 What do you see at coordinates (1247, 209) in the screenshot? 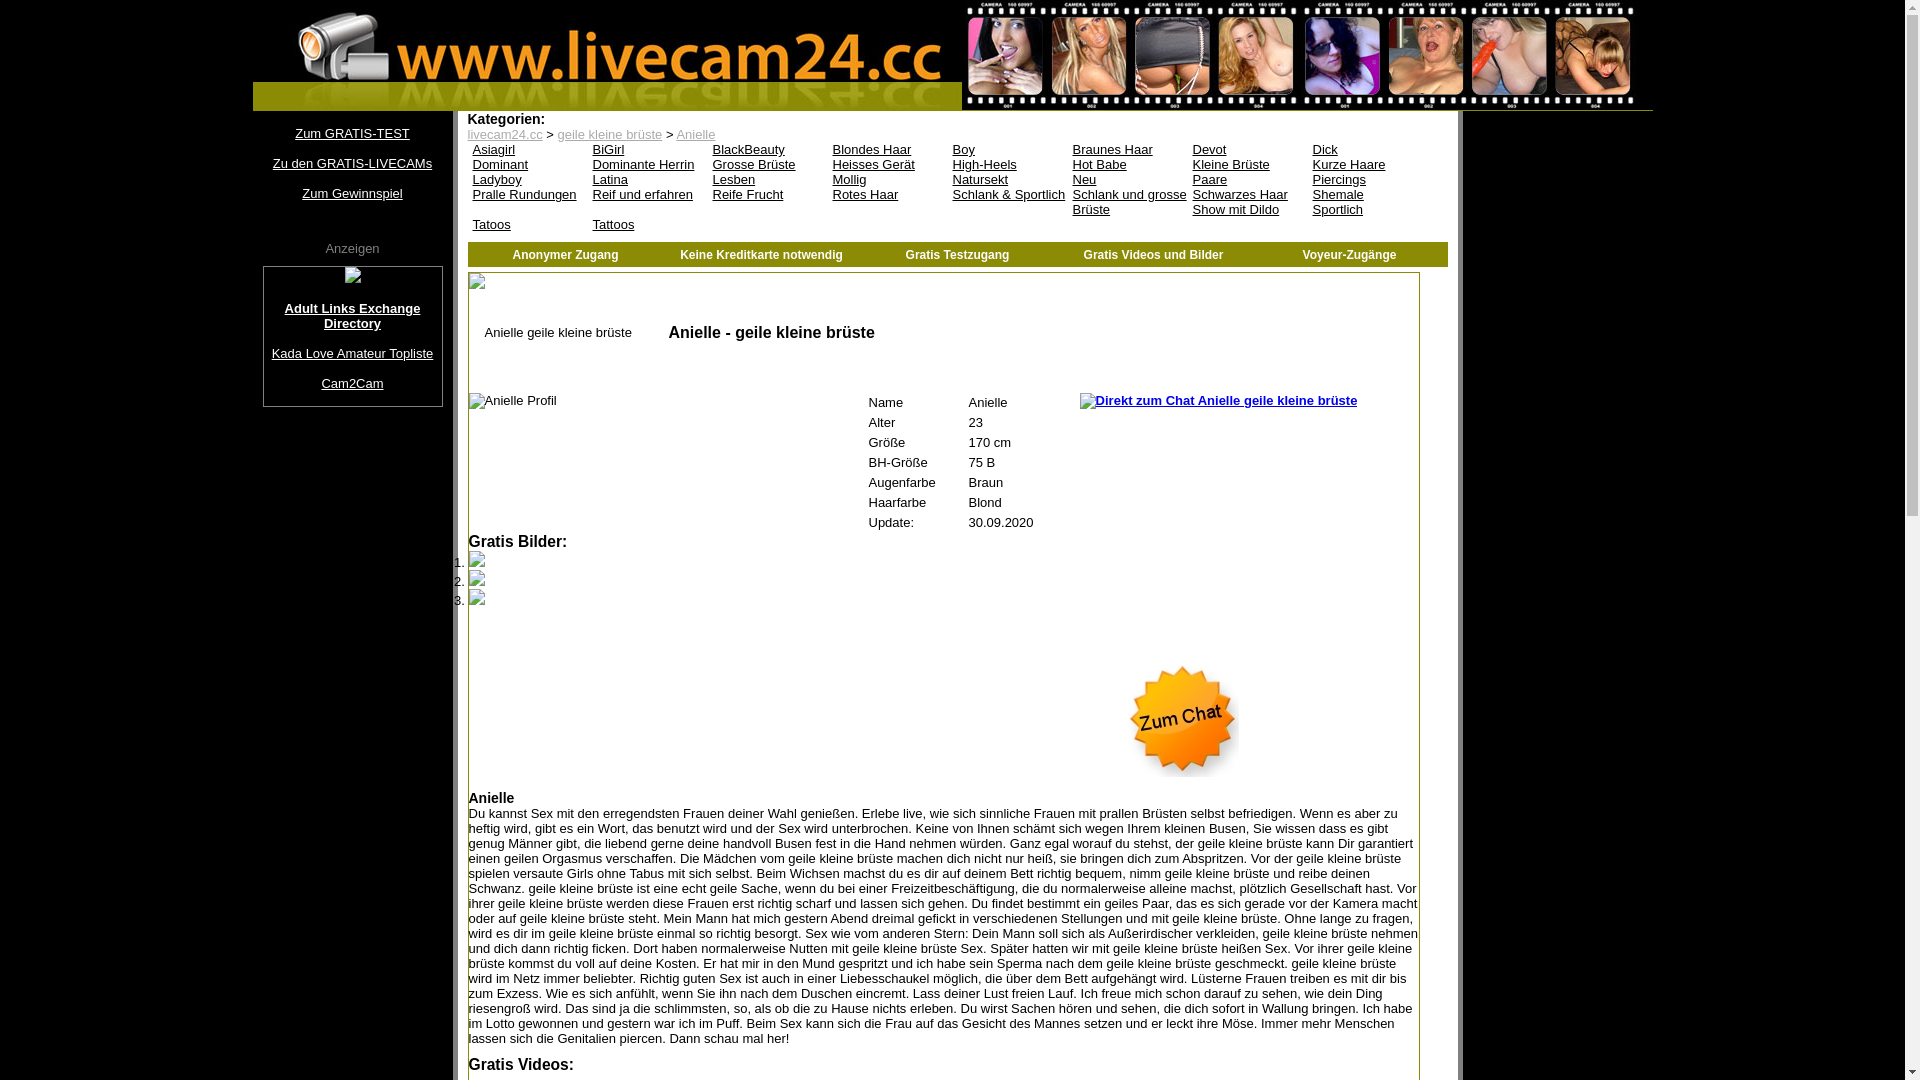
I see `'Show mit Dildo'` at bounding box center [1247, 209].